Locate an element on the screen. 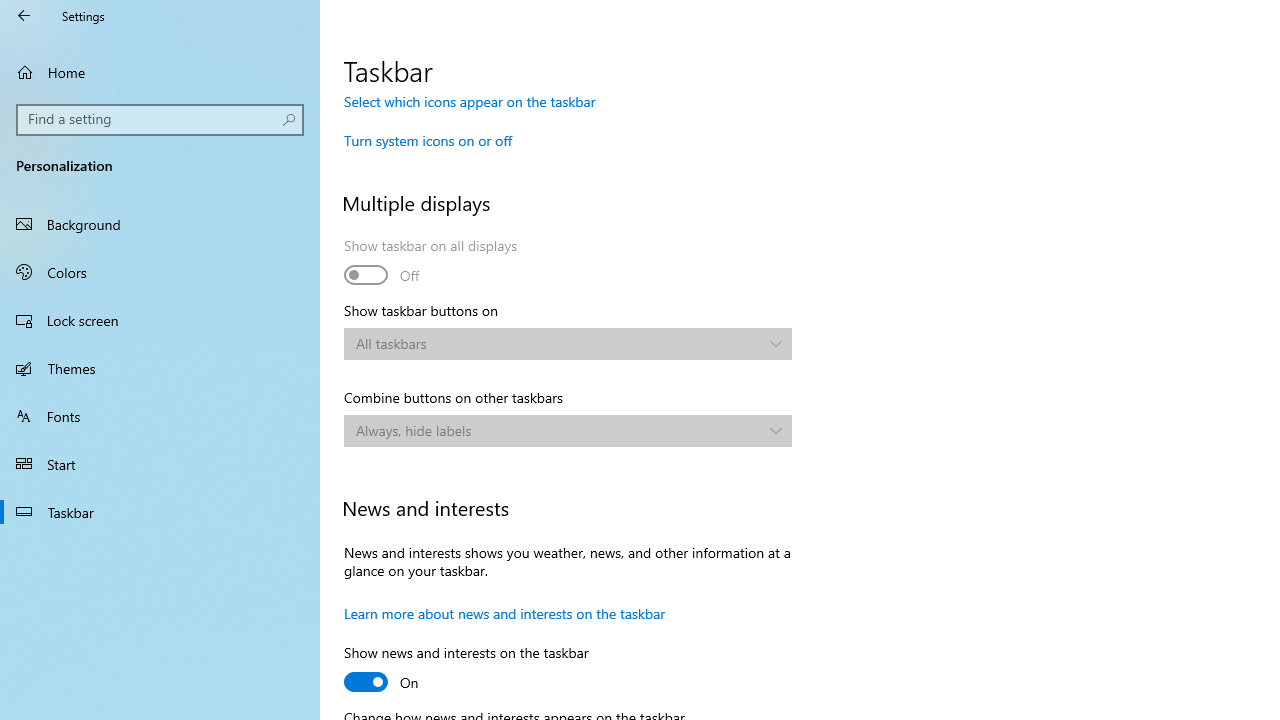  'Show news and interests on the taskbar' is located at coordinates (465, 670).